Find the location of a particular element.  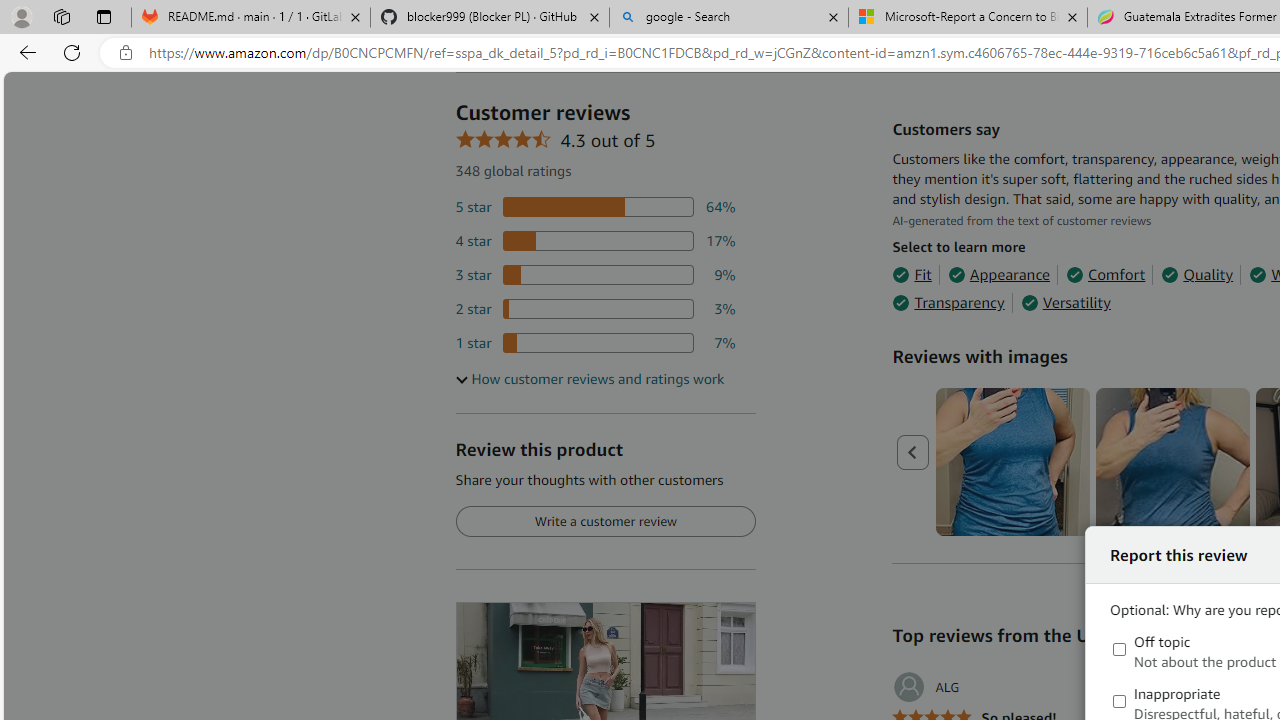

'Microsoft-Report a Concern to Bing' is located at coordinates (967, 17).